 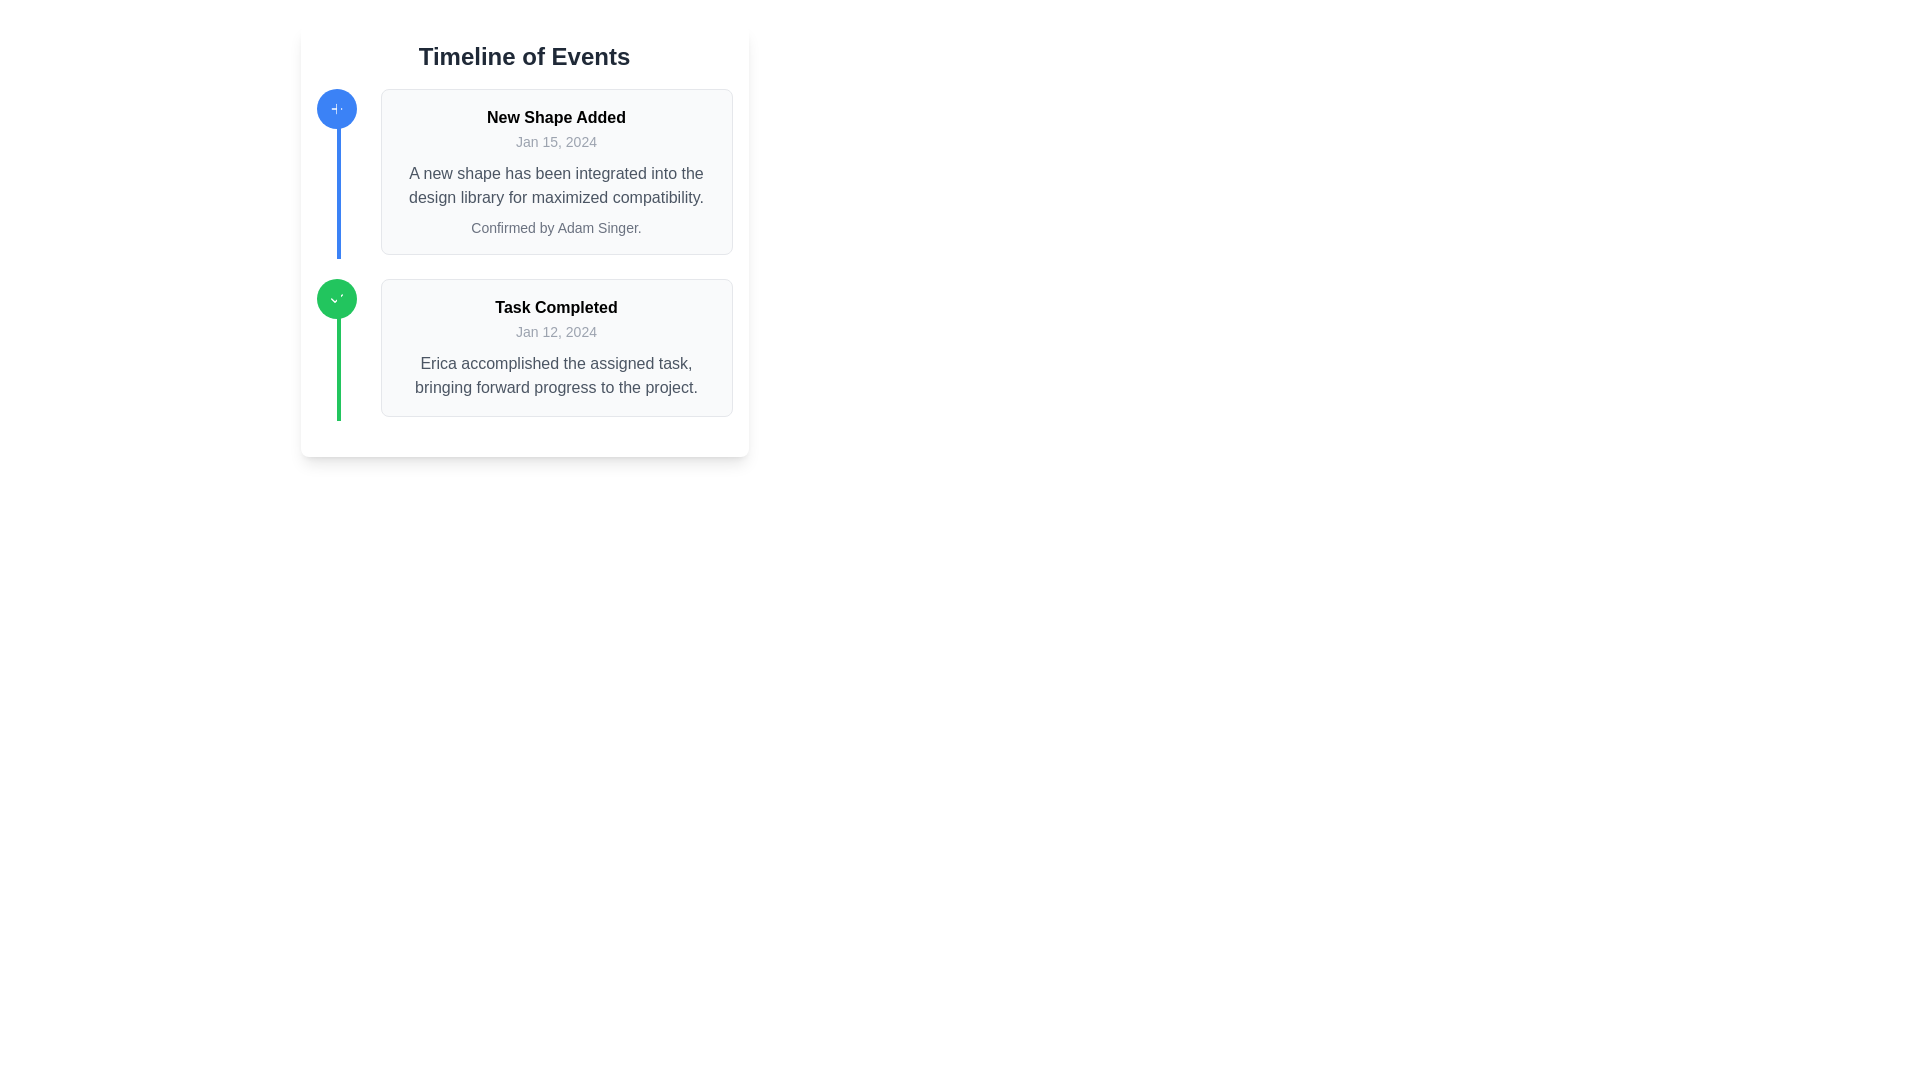 What do you see at coordinates (556, 346) in the screenshot?
I see `the Informational box that displays 'Task Completed', the date 'Jan 12, 2024', and a description about Erica's task accomplishment` at bounding box center [556, 346].